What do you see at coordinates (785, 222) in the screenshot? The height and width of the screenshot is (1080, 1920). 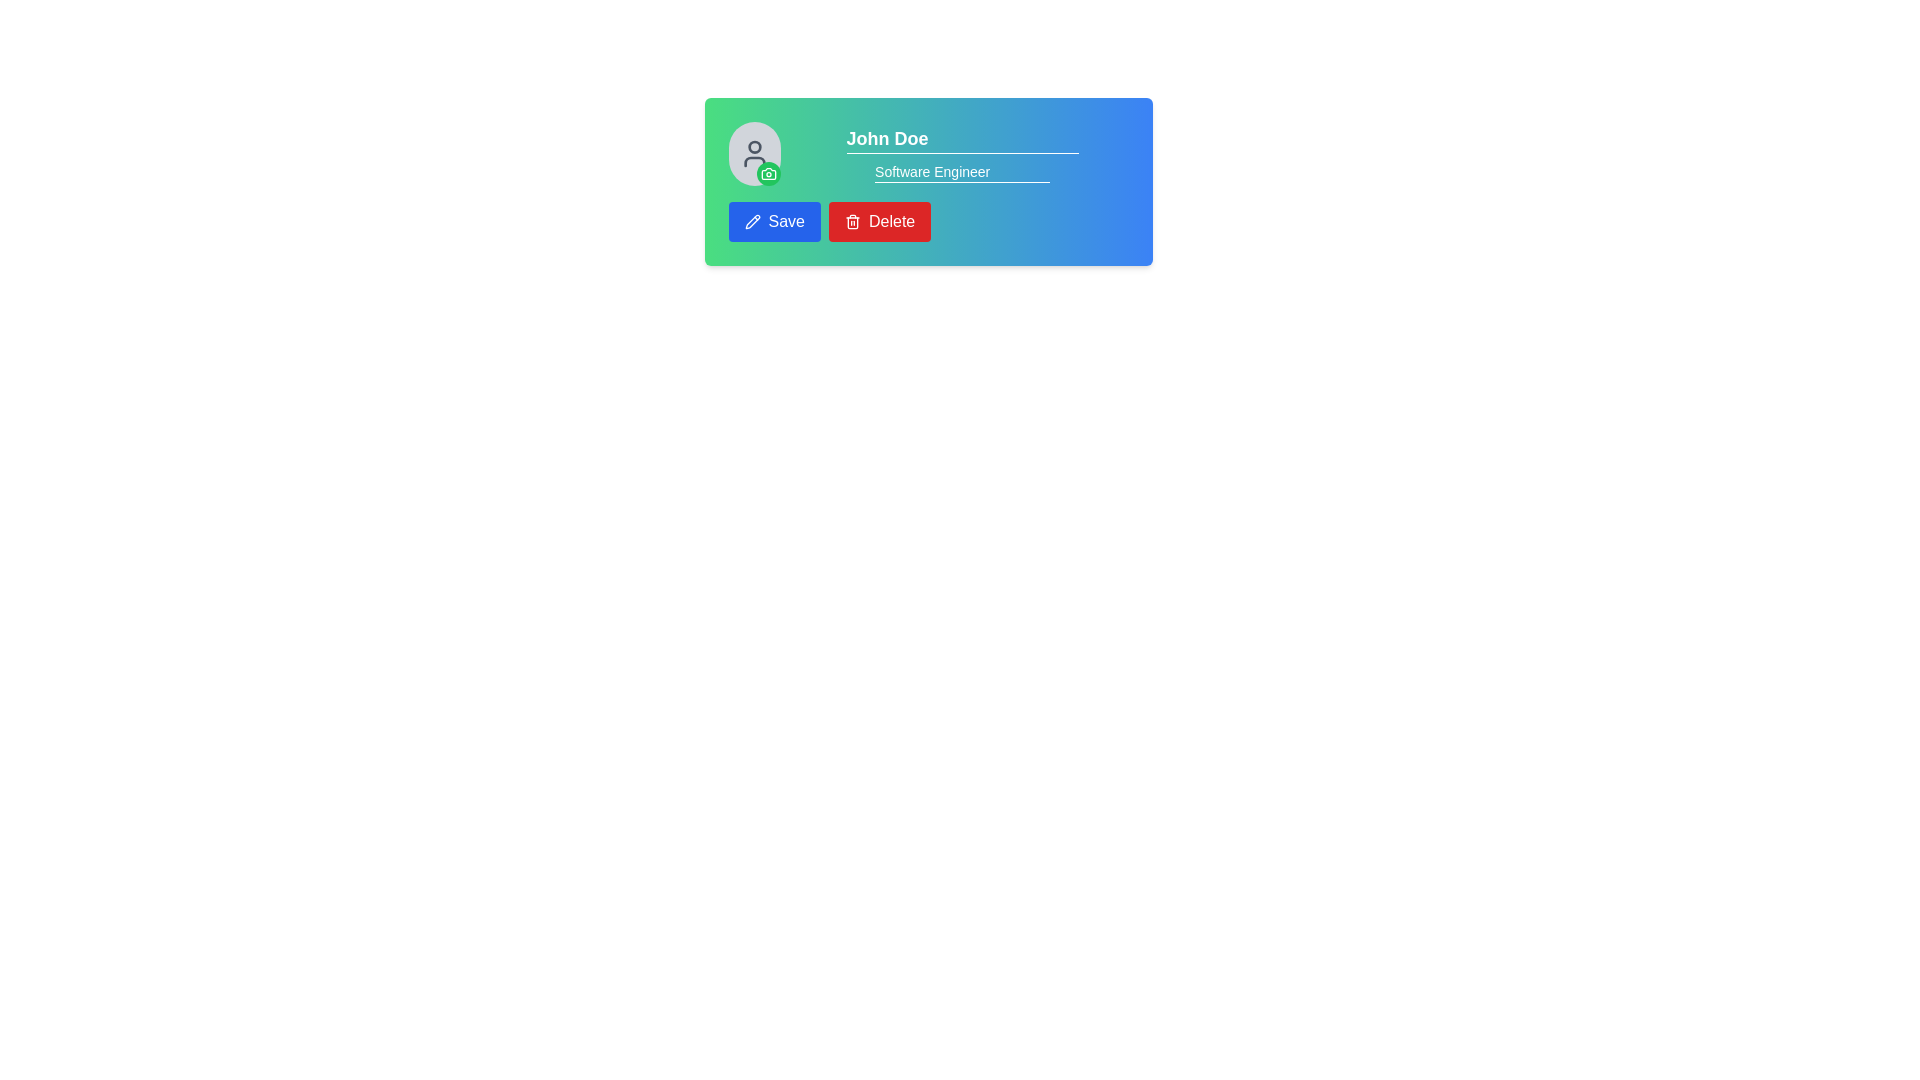 I see `the 'Save' text label, which is styled with a blue background and white text, located within a rectangular button to the left of the red 'Delete' button` at bounding box center [785, 222].